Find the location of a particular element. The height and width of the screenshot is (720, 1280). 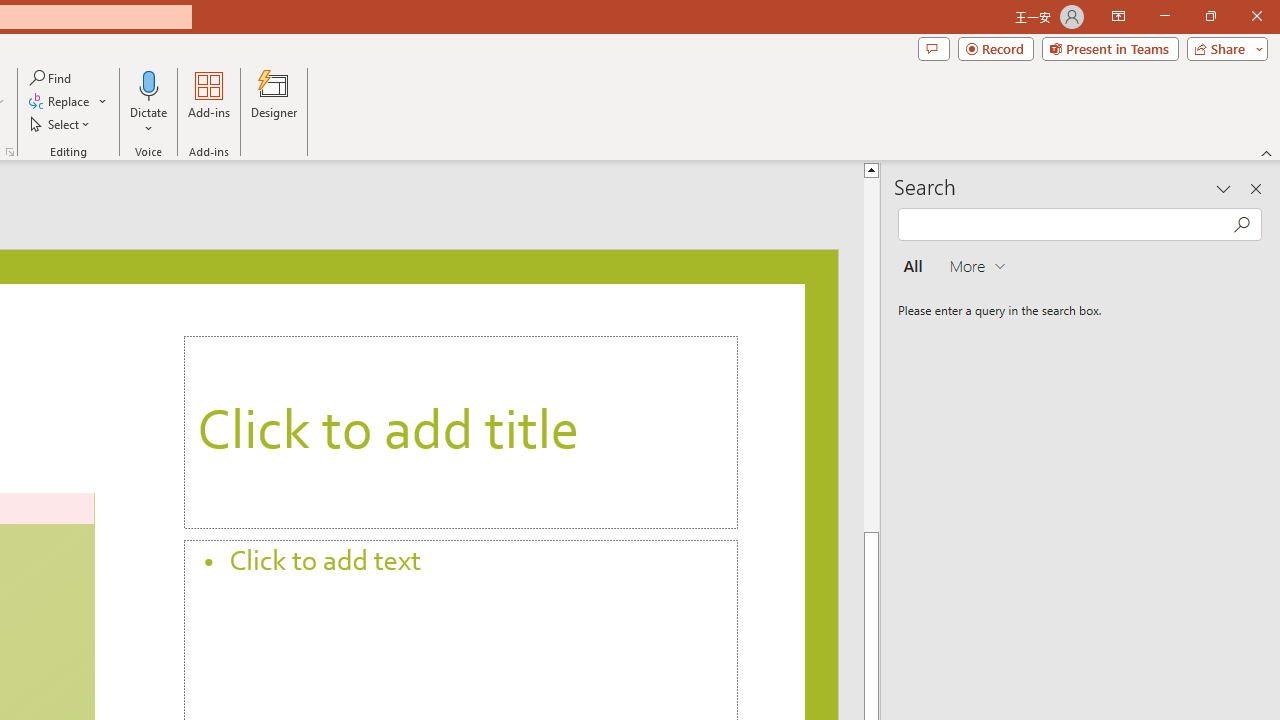

'Collapse the Ribbon' is located at coordinates (1266, 152).